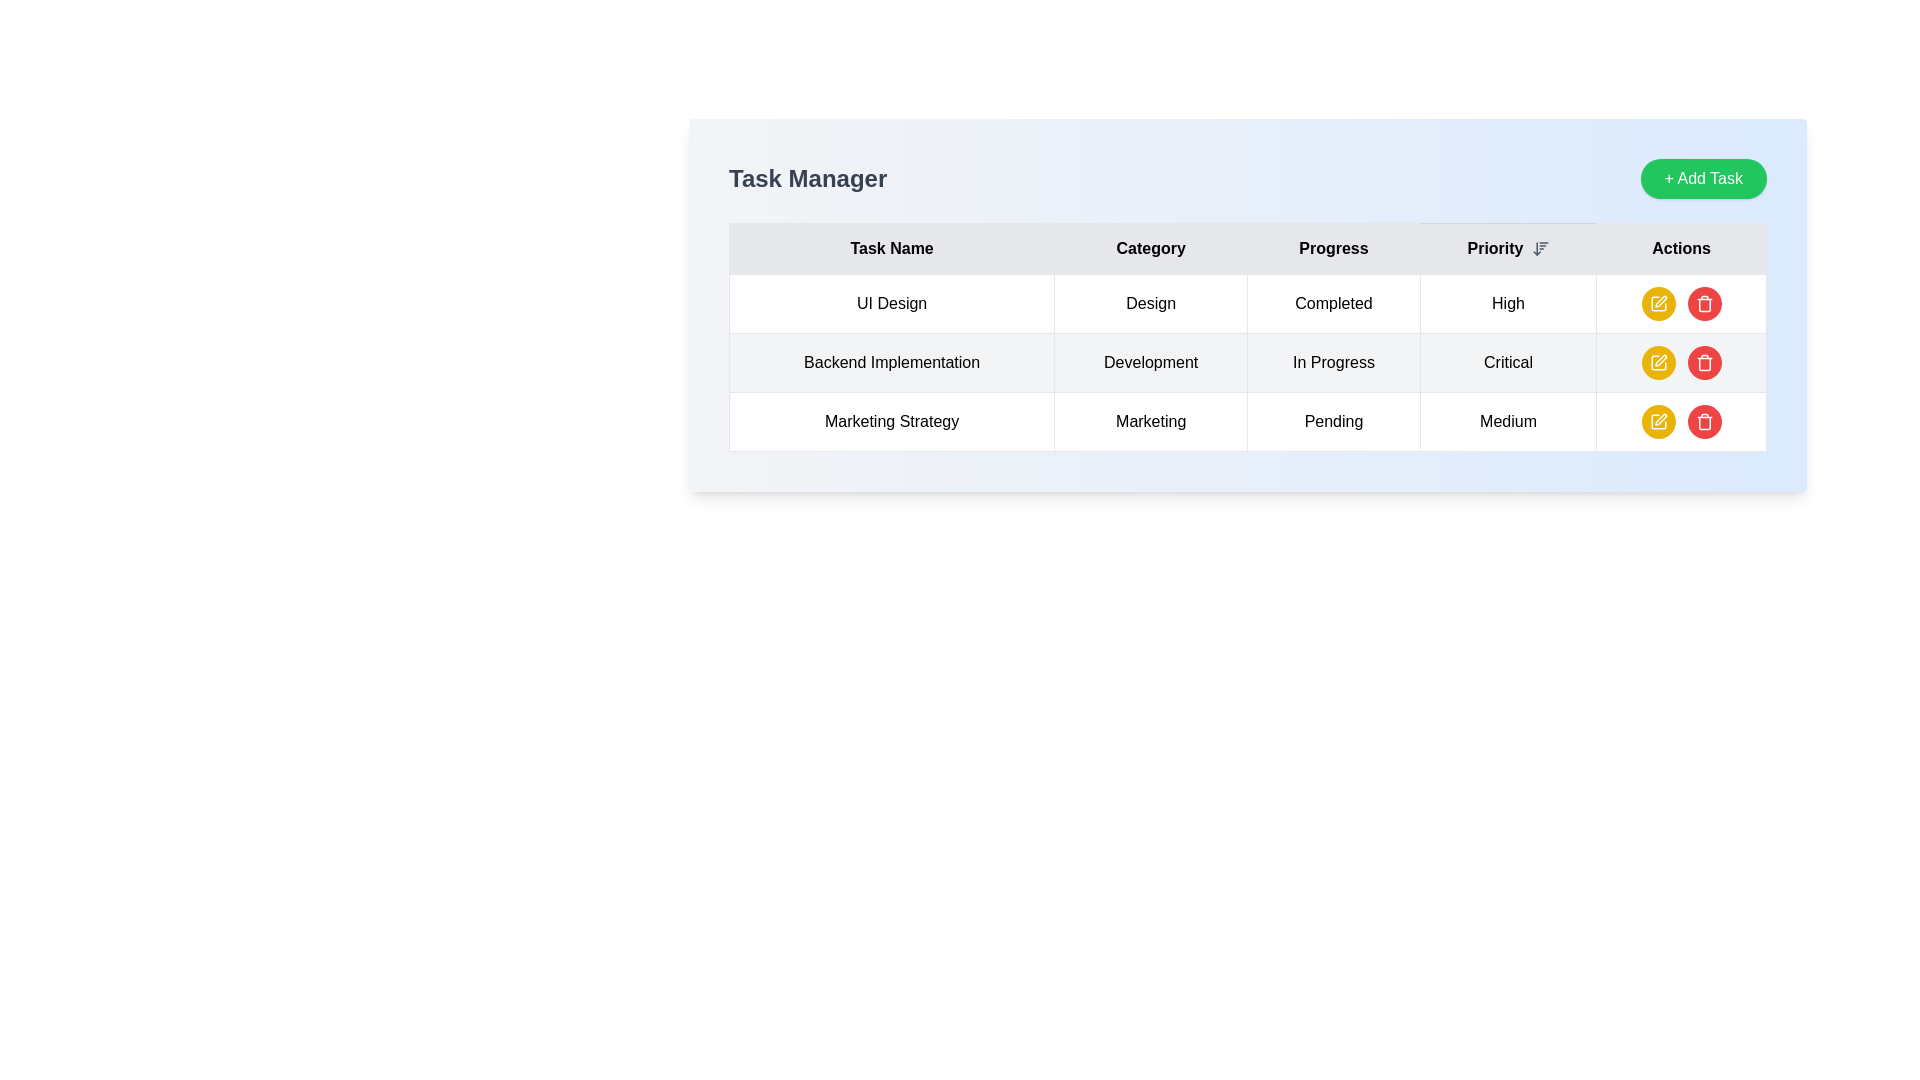 This screenshot has width=1920, height=1080. What do you see at coordinates (1247, 304) in the screenshot?
I see `the first row of the table displaying task 'UI Design'` at bounding box center [1247, 304].